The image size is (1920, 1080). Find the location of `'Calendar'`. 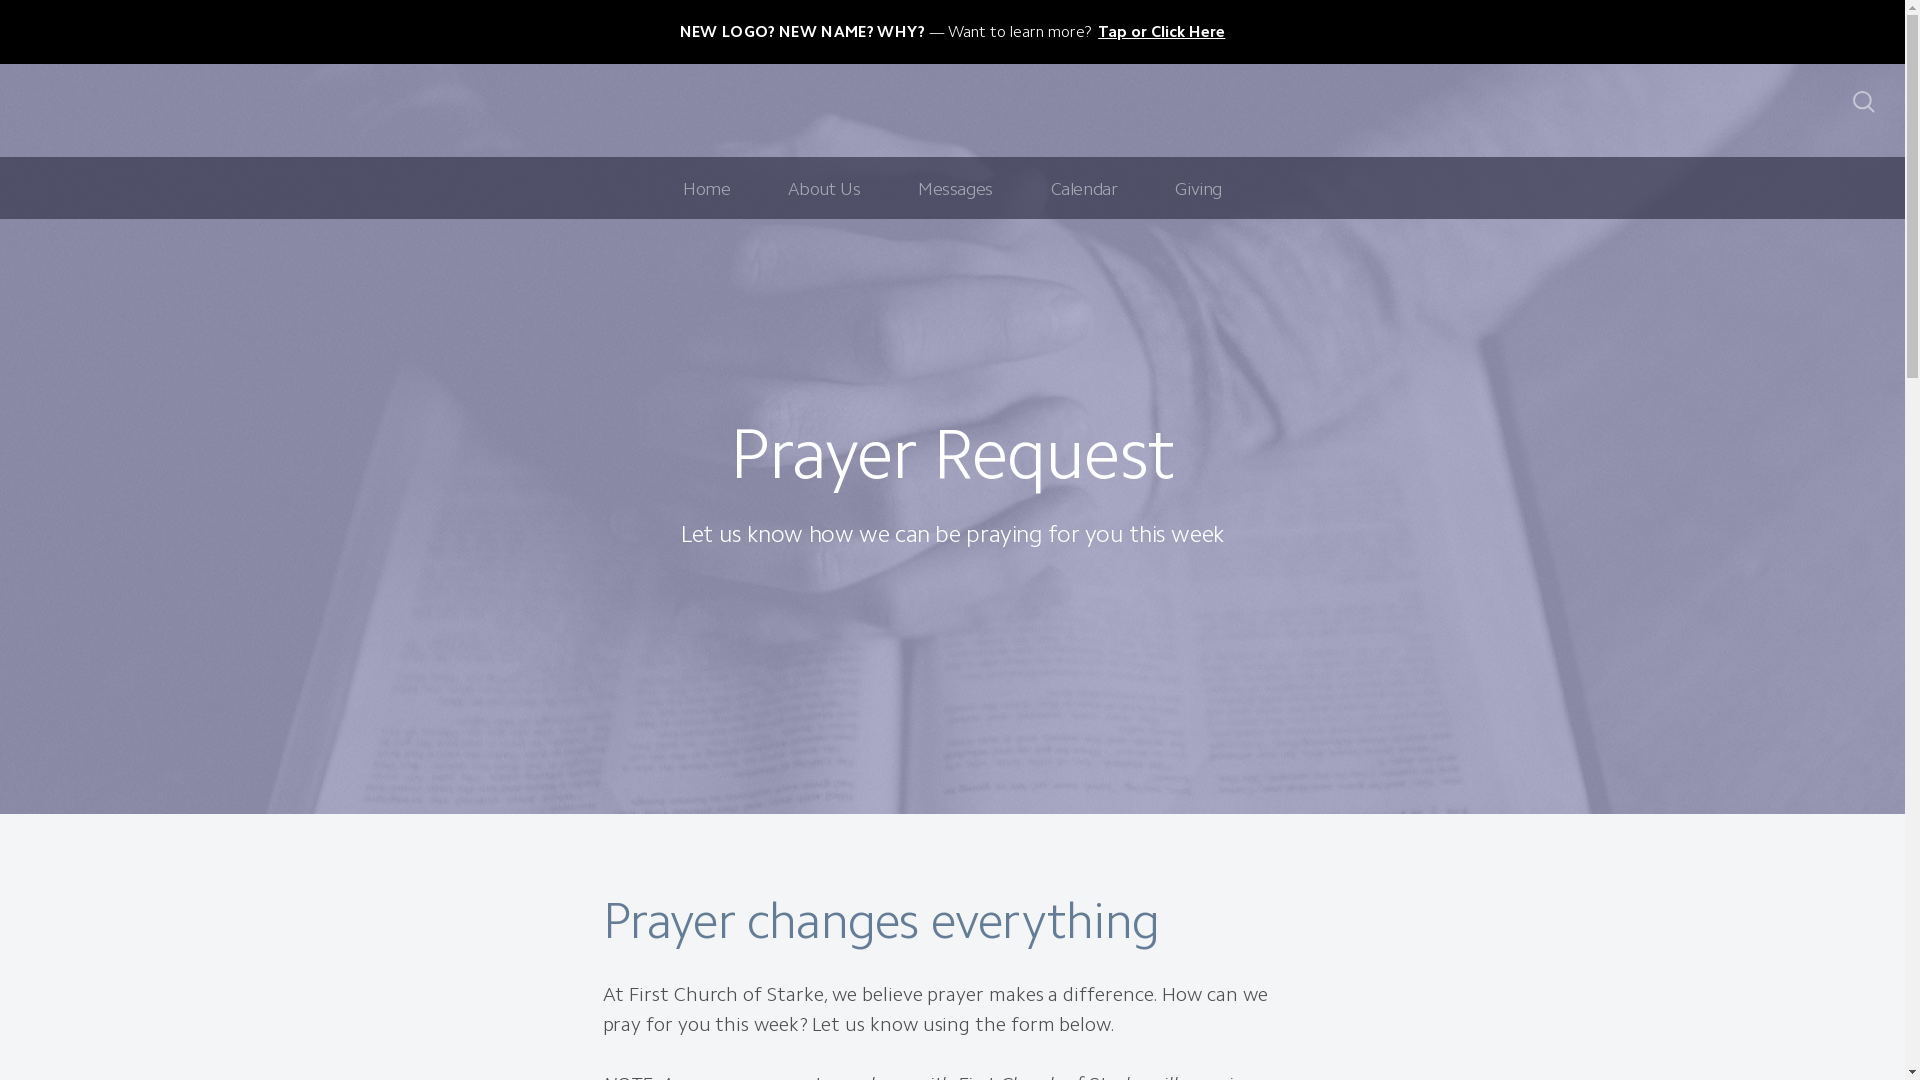

'Calendar' is located at coordinates (1083, 188).